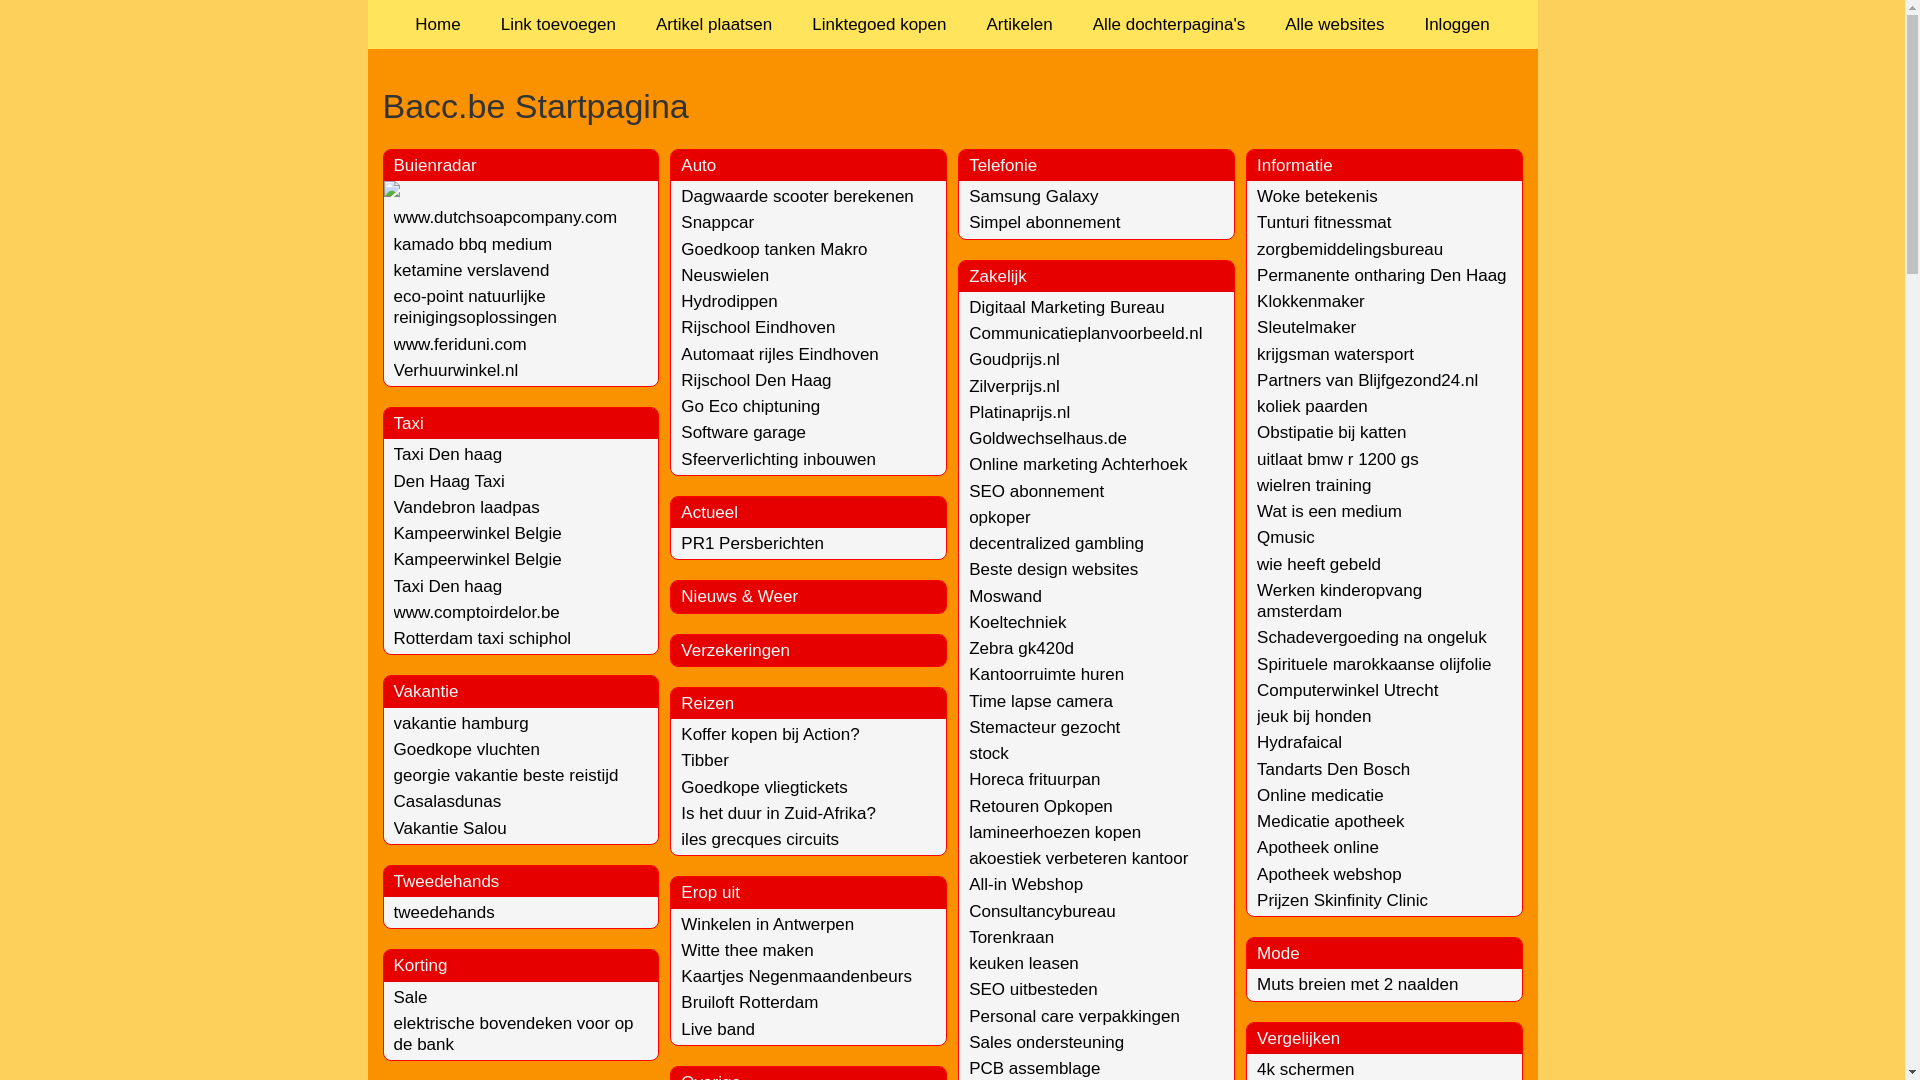 The image size is (1920, 1080). What do you see at coordinates (436, 24) in the screenshot?
I see `'Home'` at bounding box center [436, 24].